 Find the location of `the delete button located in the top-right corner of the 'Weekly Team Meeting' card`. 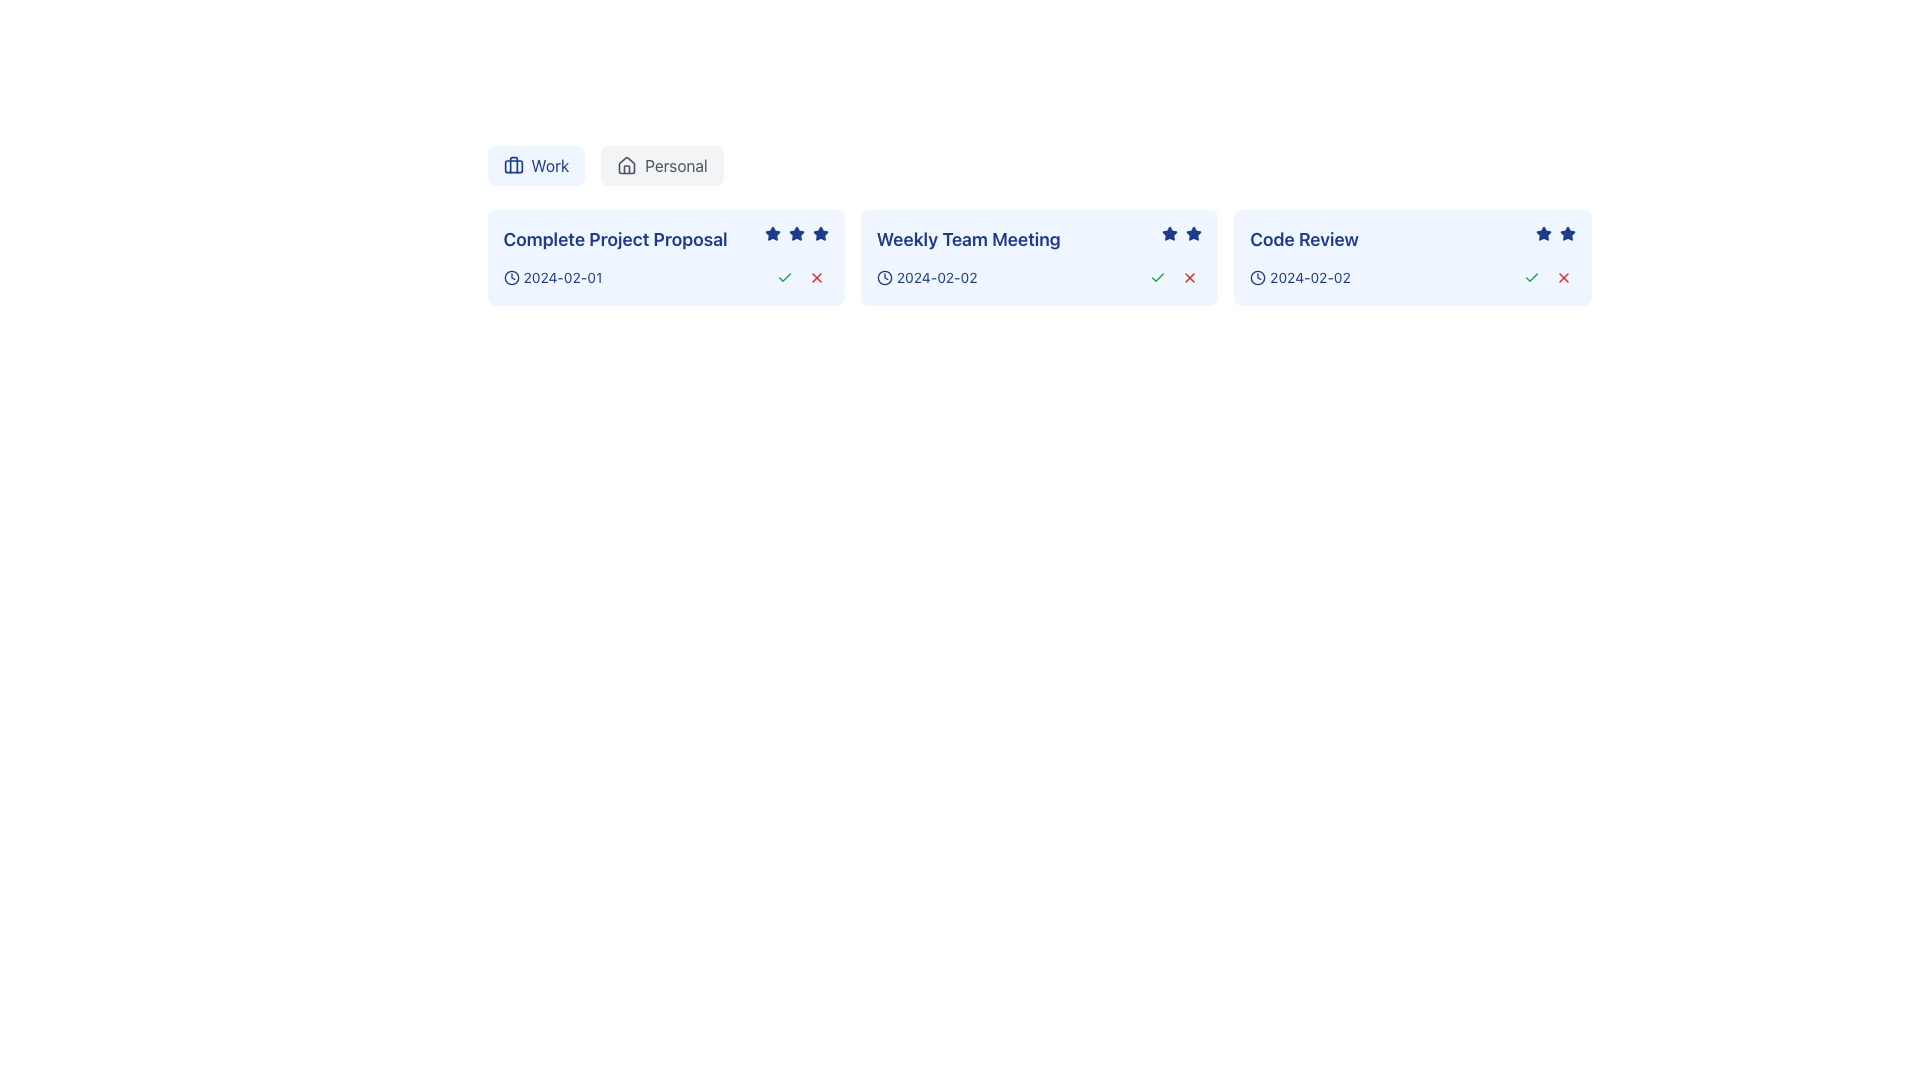

the delete button located in the top-right corner of the 'Weekly Team Meeting' card is located at coordinates (1190, 277).